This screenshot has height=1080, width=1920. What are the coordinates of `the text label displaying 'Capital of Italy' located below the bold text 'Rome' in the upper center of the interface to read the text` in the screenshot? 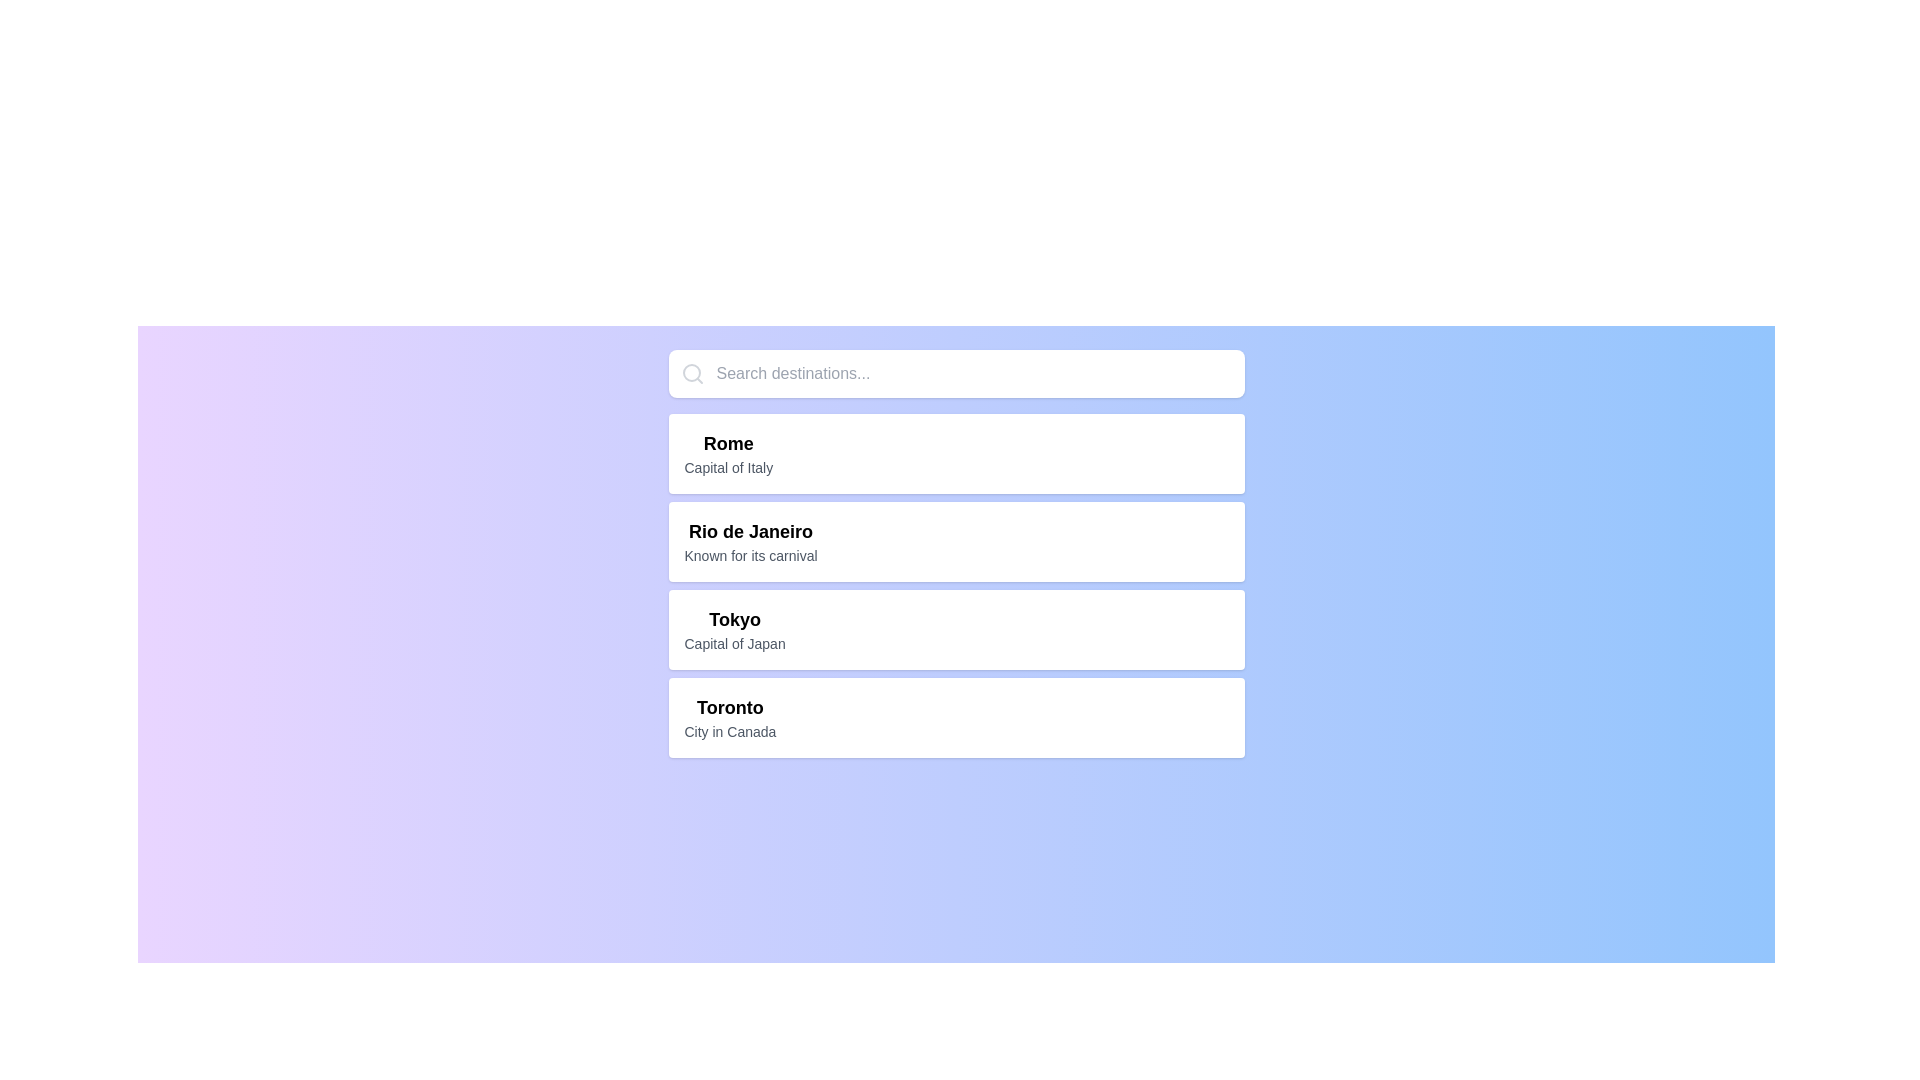 It's located at (727, 467).